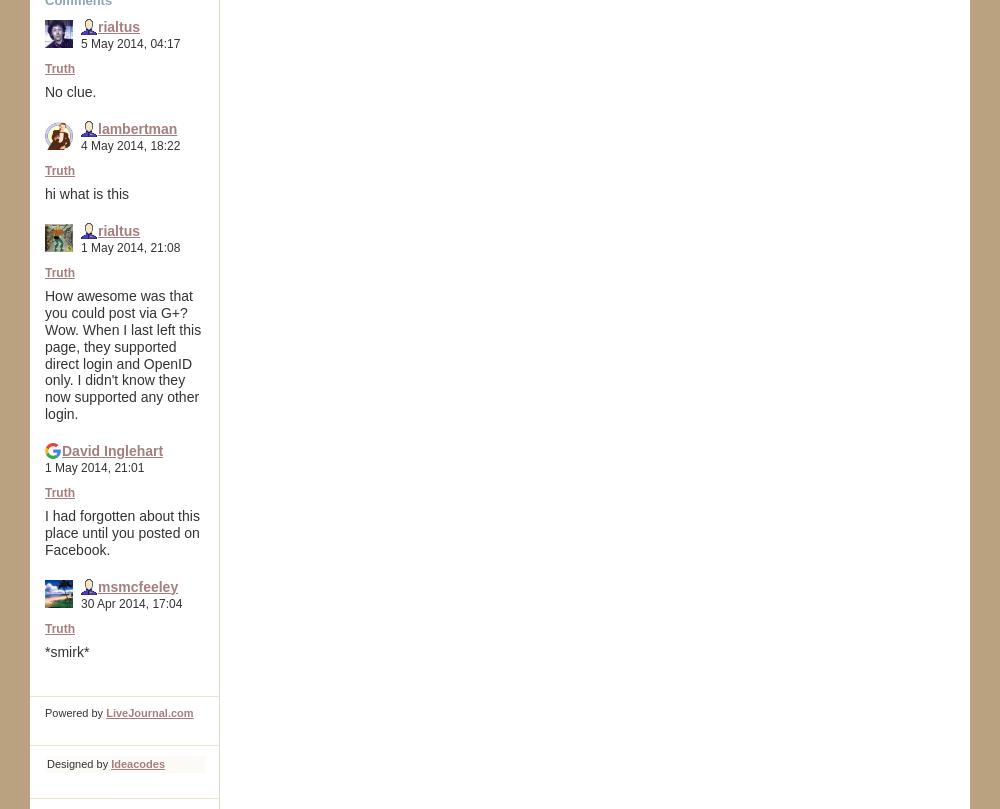 This screenshot has width=1000, height=809. What do you see at coordinates (78, 761) in the screenshot?
I see `'Designed by'` at bounding box center [78, 761].